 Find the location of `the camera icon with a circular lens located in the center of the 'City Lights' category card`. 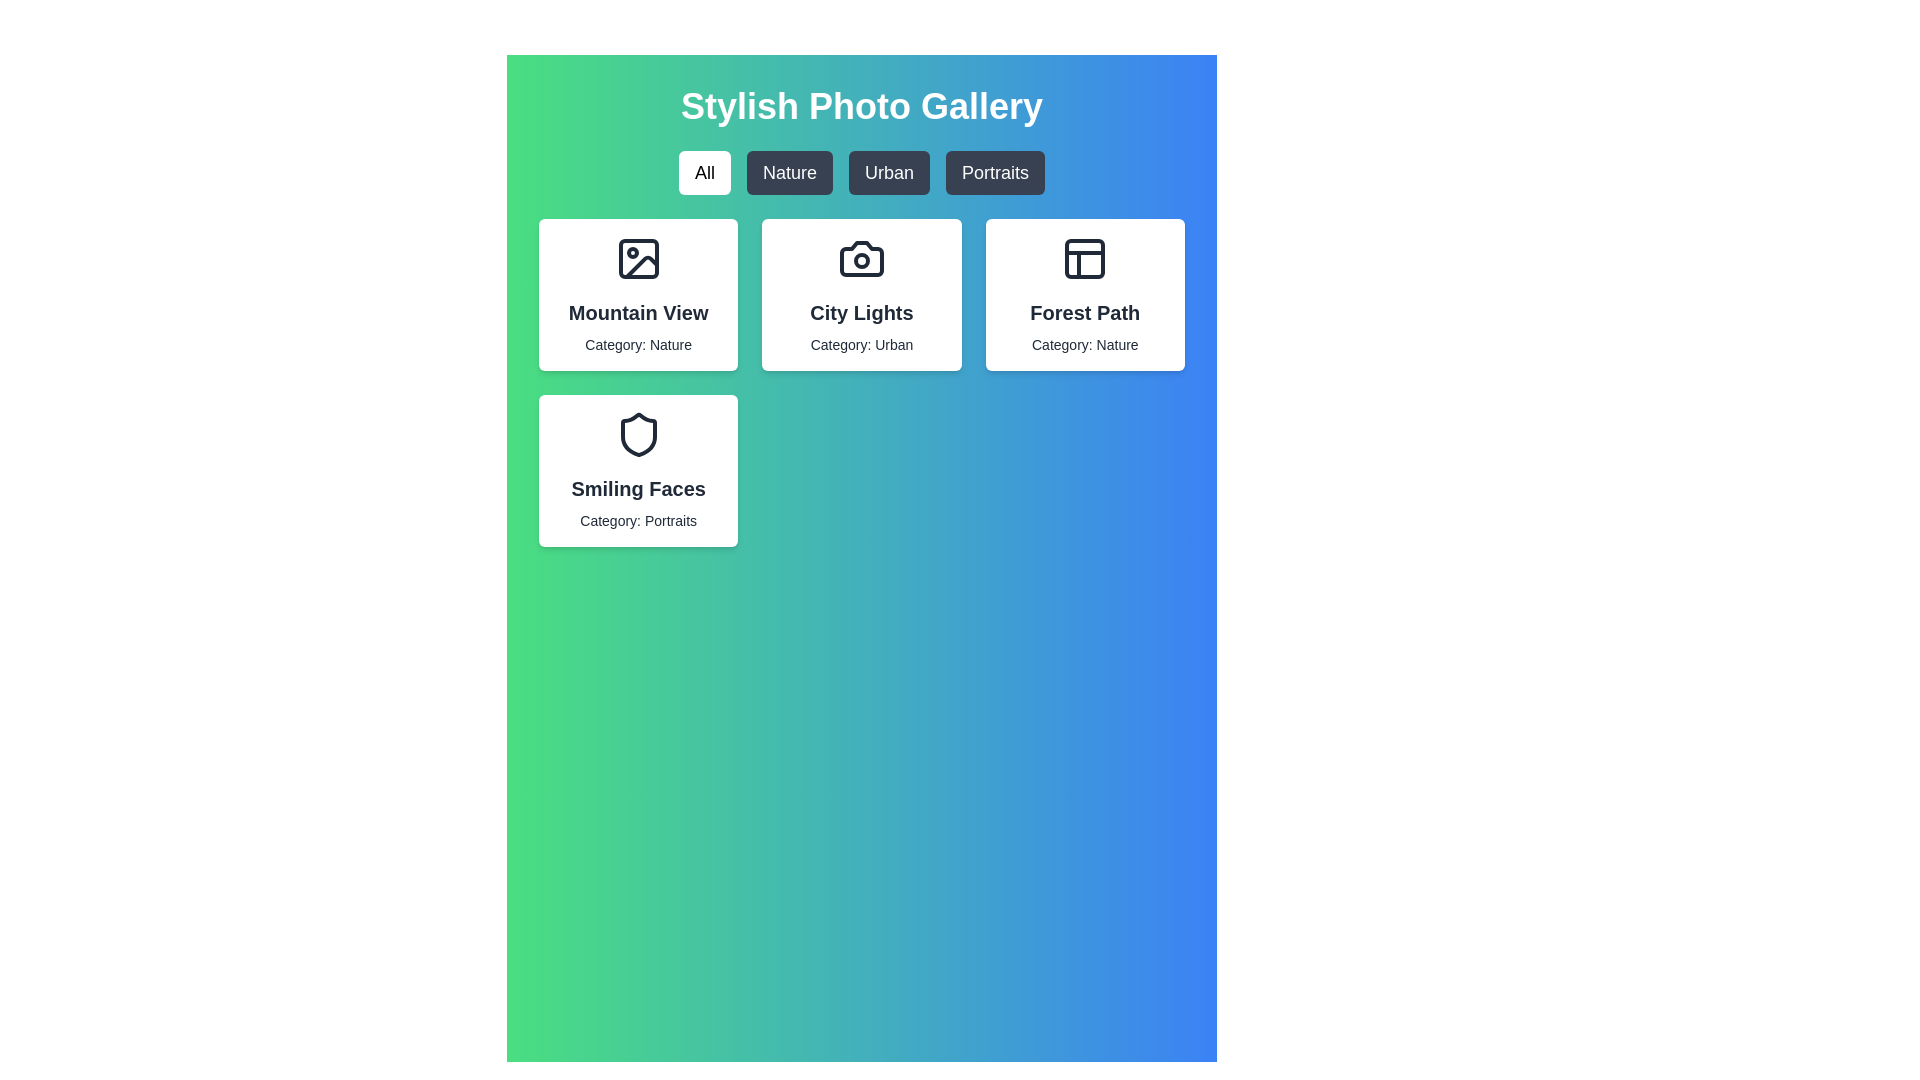

the camera icon with a circular lens located in the center of the 'City Lights' category card is located at coordinates (861, 257).